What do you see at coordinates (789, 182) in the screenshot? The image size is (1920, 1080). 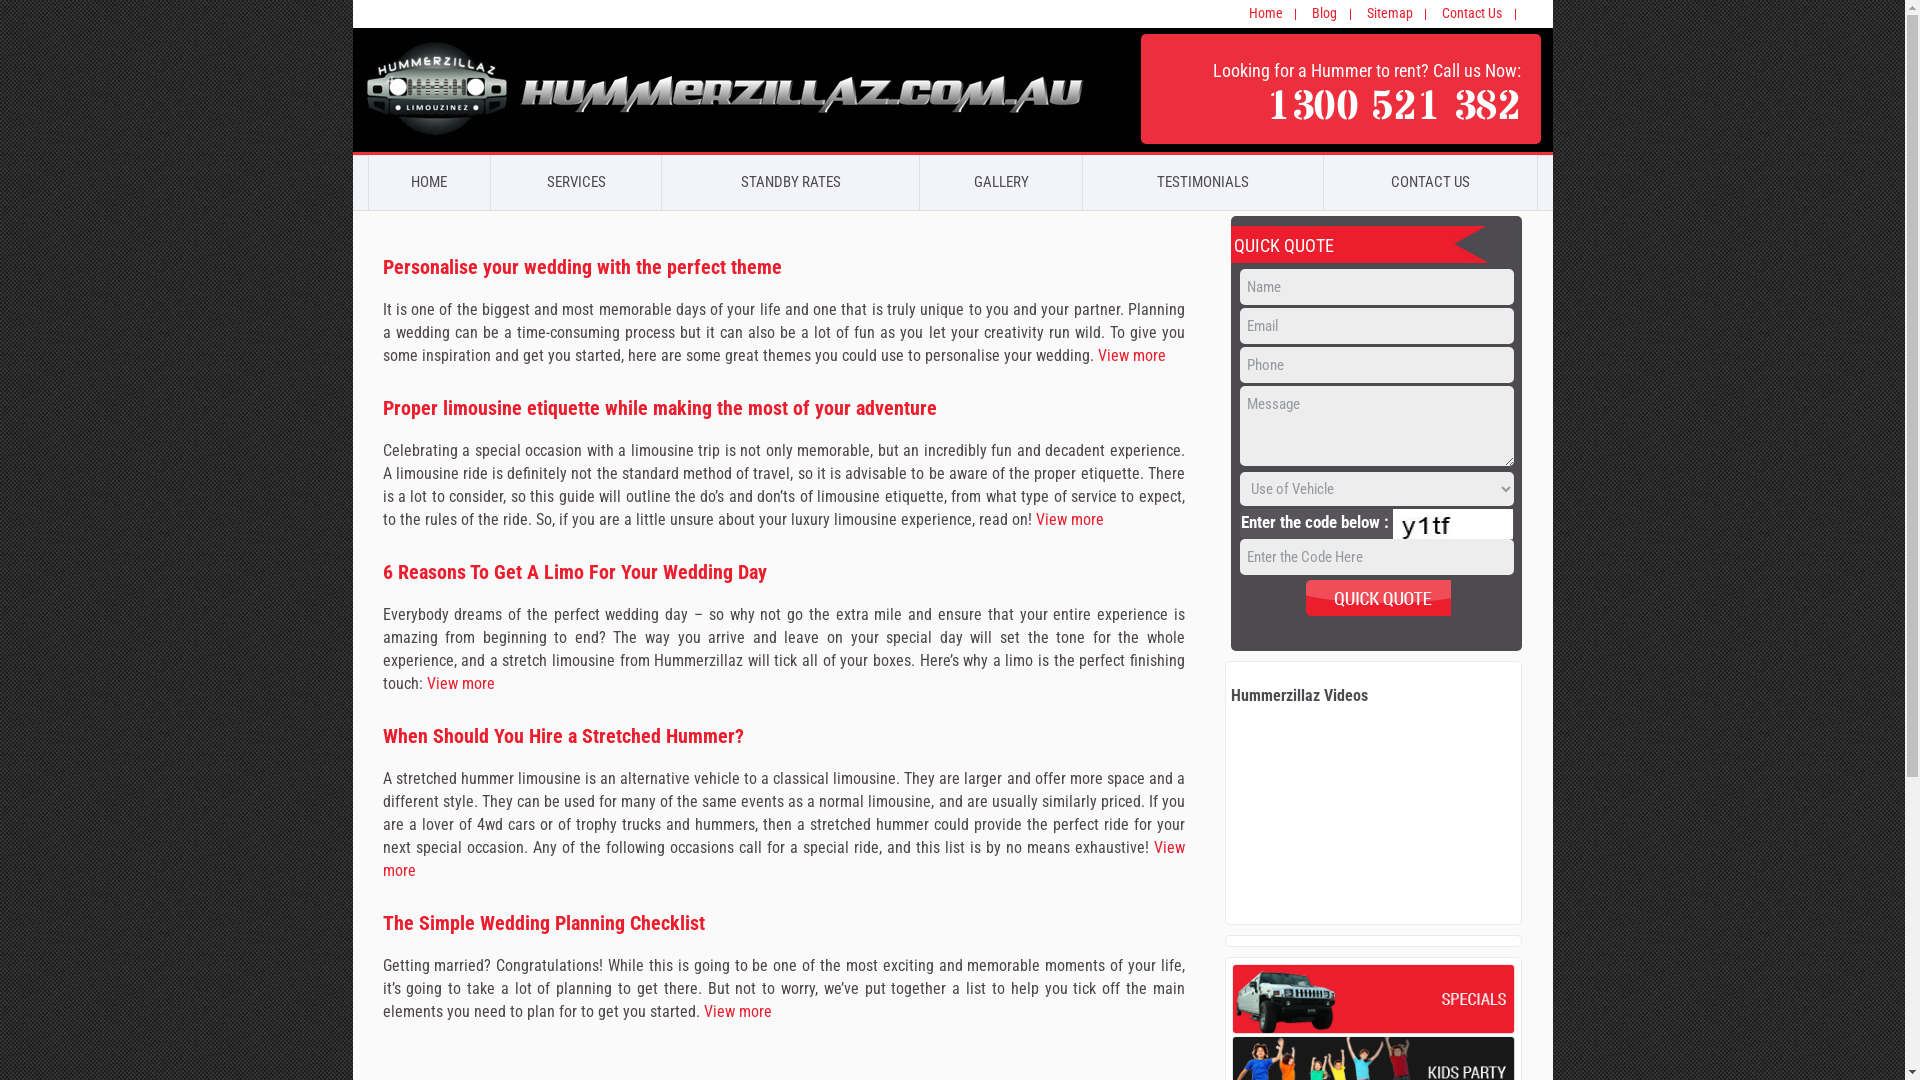 I see `'STANDBY RATES'` at bounding box center [789, 182].